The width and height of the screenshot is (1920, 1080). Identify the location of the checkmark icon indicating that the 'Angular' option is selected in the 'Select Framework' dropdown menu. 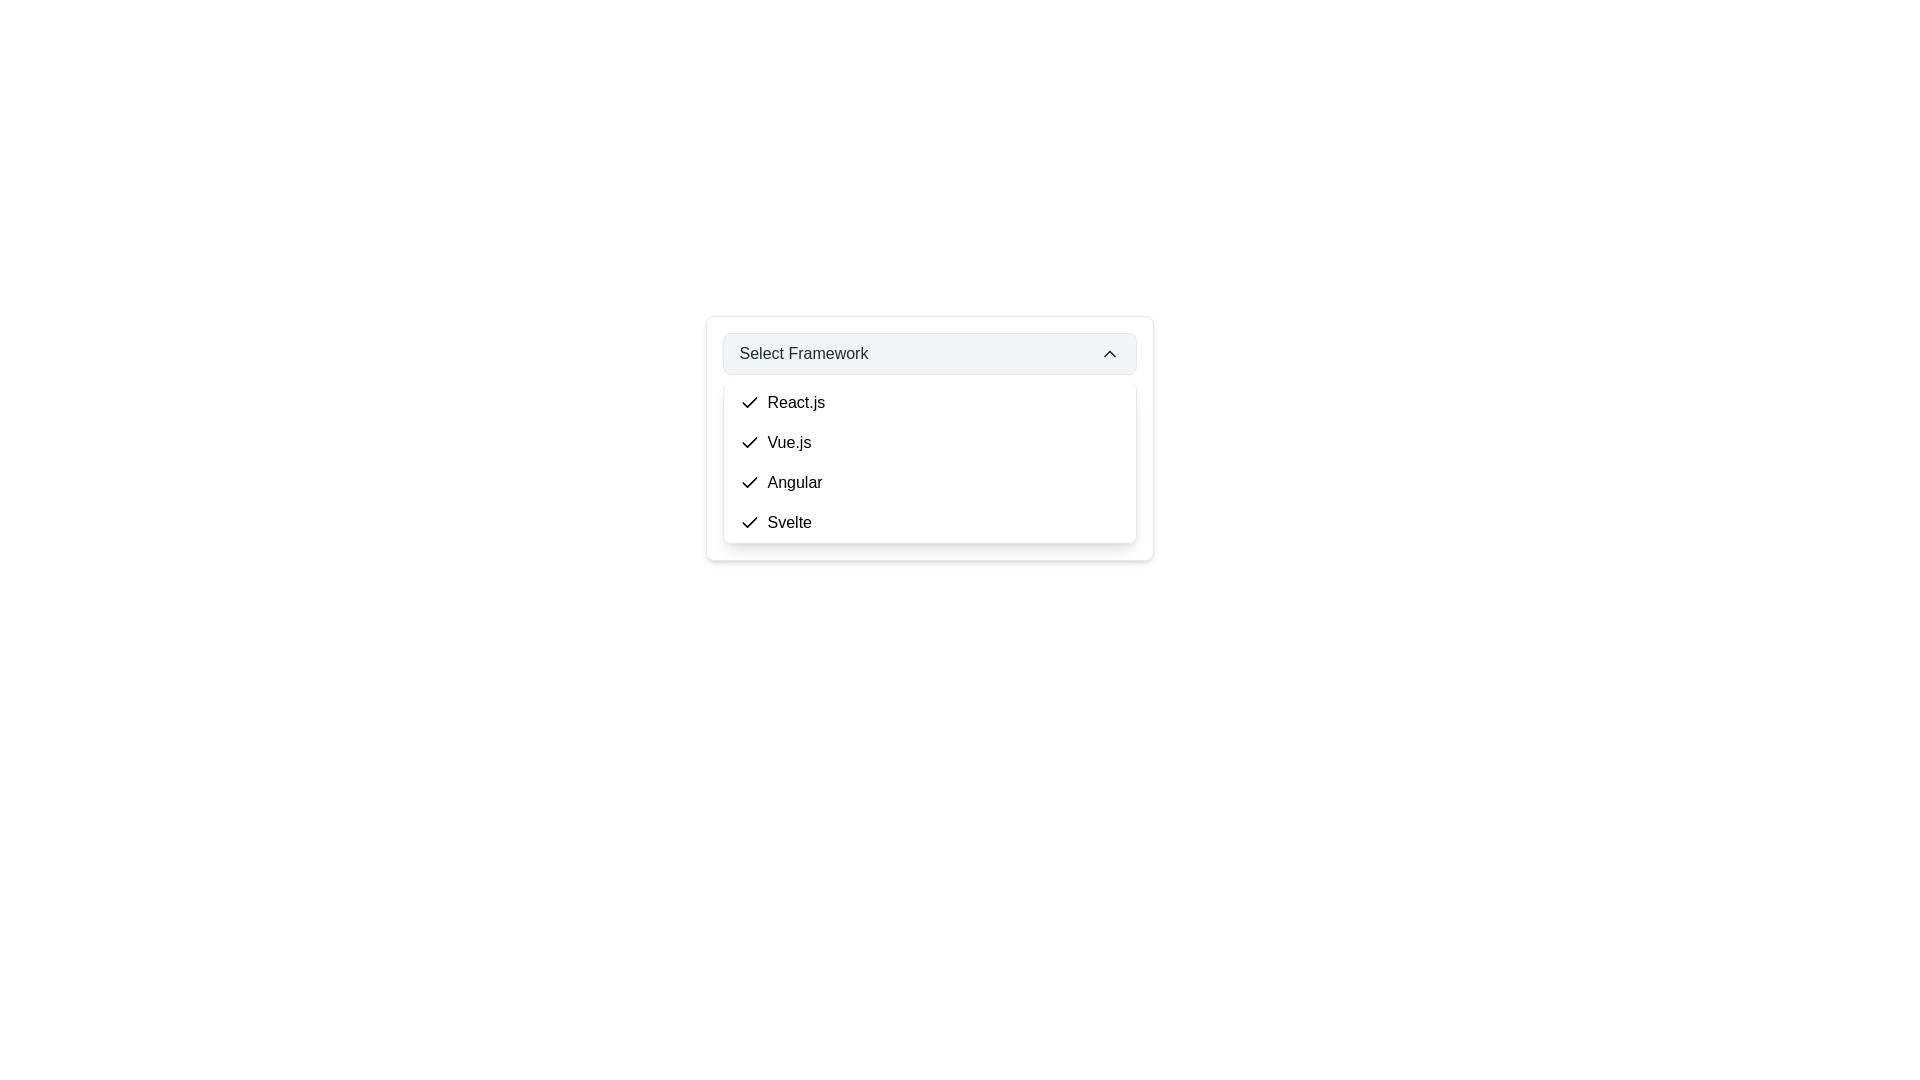
(748, 482).